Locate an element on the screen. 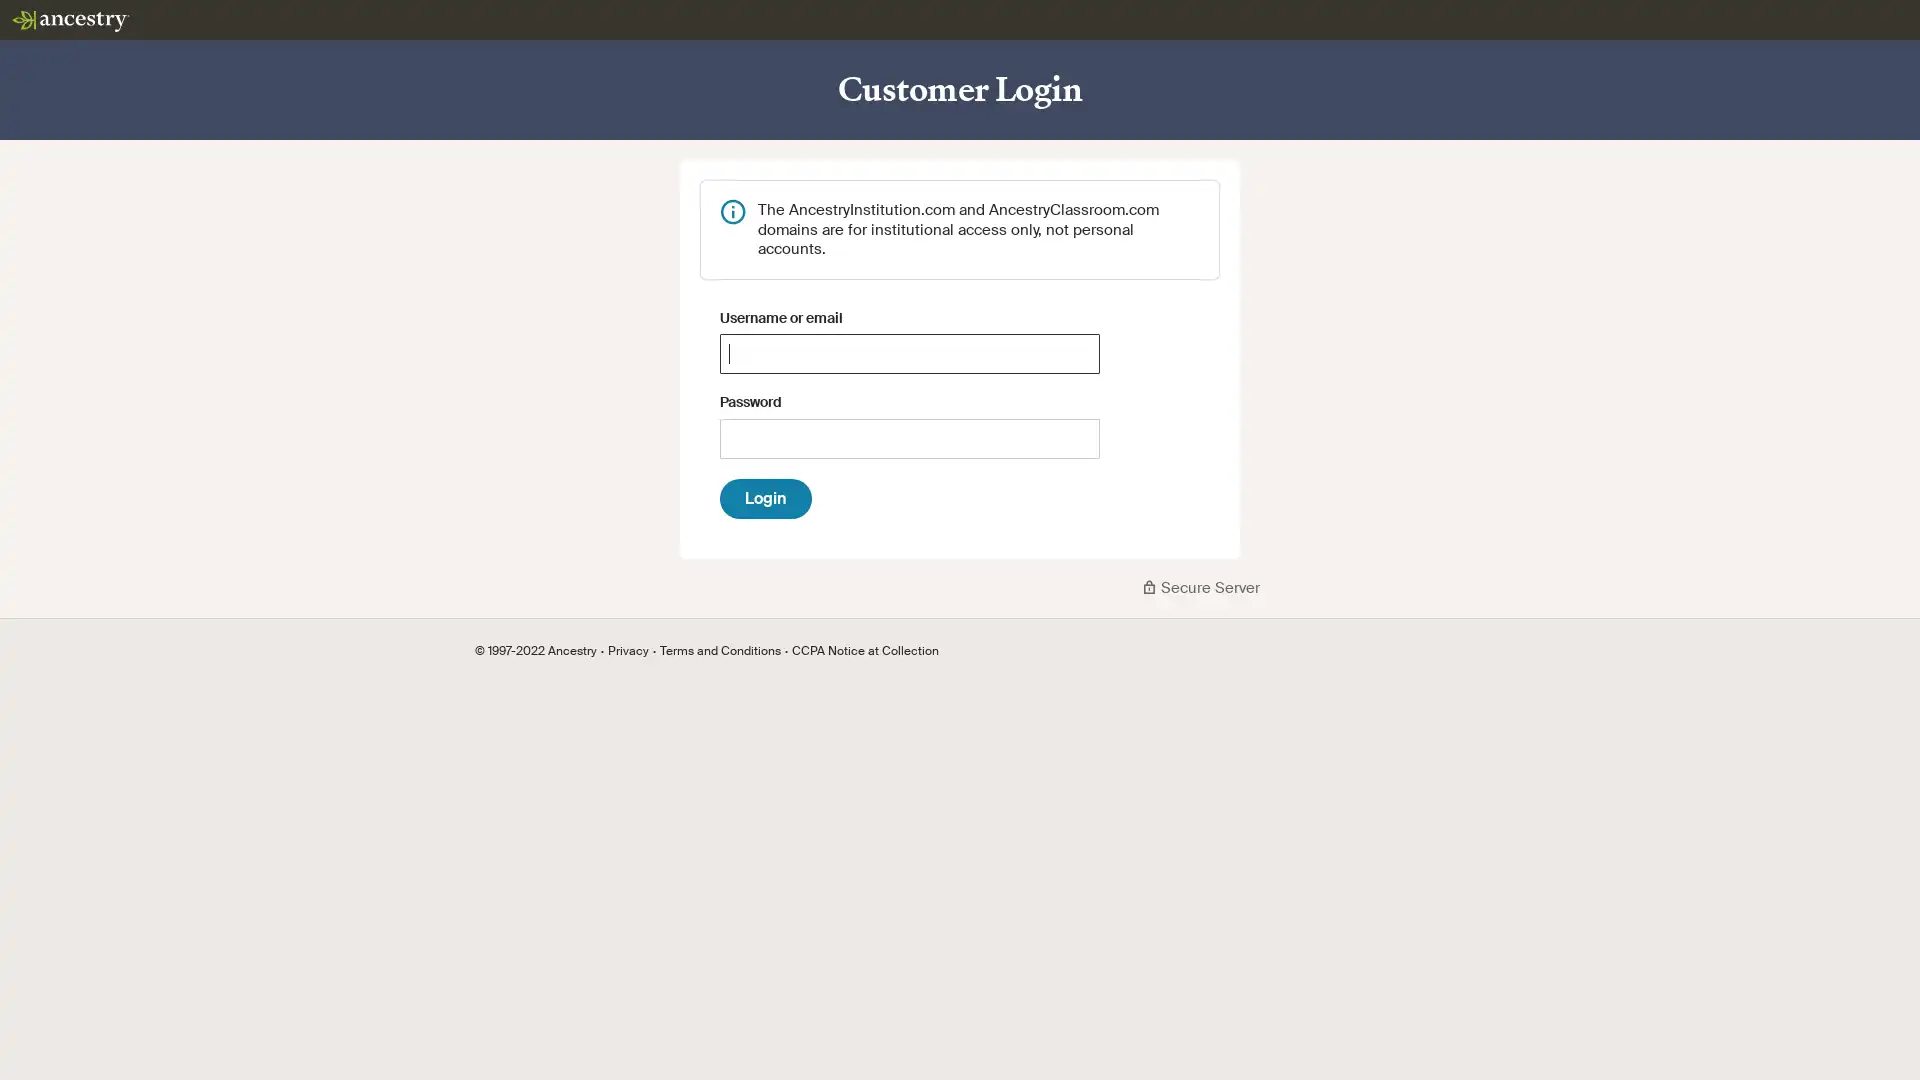 The width and height of the screenshot is (1920, 1080). Login is located at coordinates (765, 496).